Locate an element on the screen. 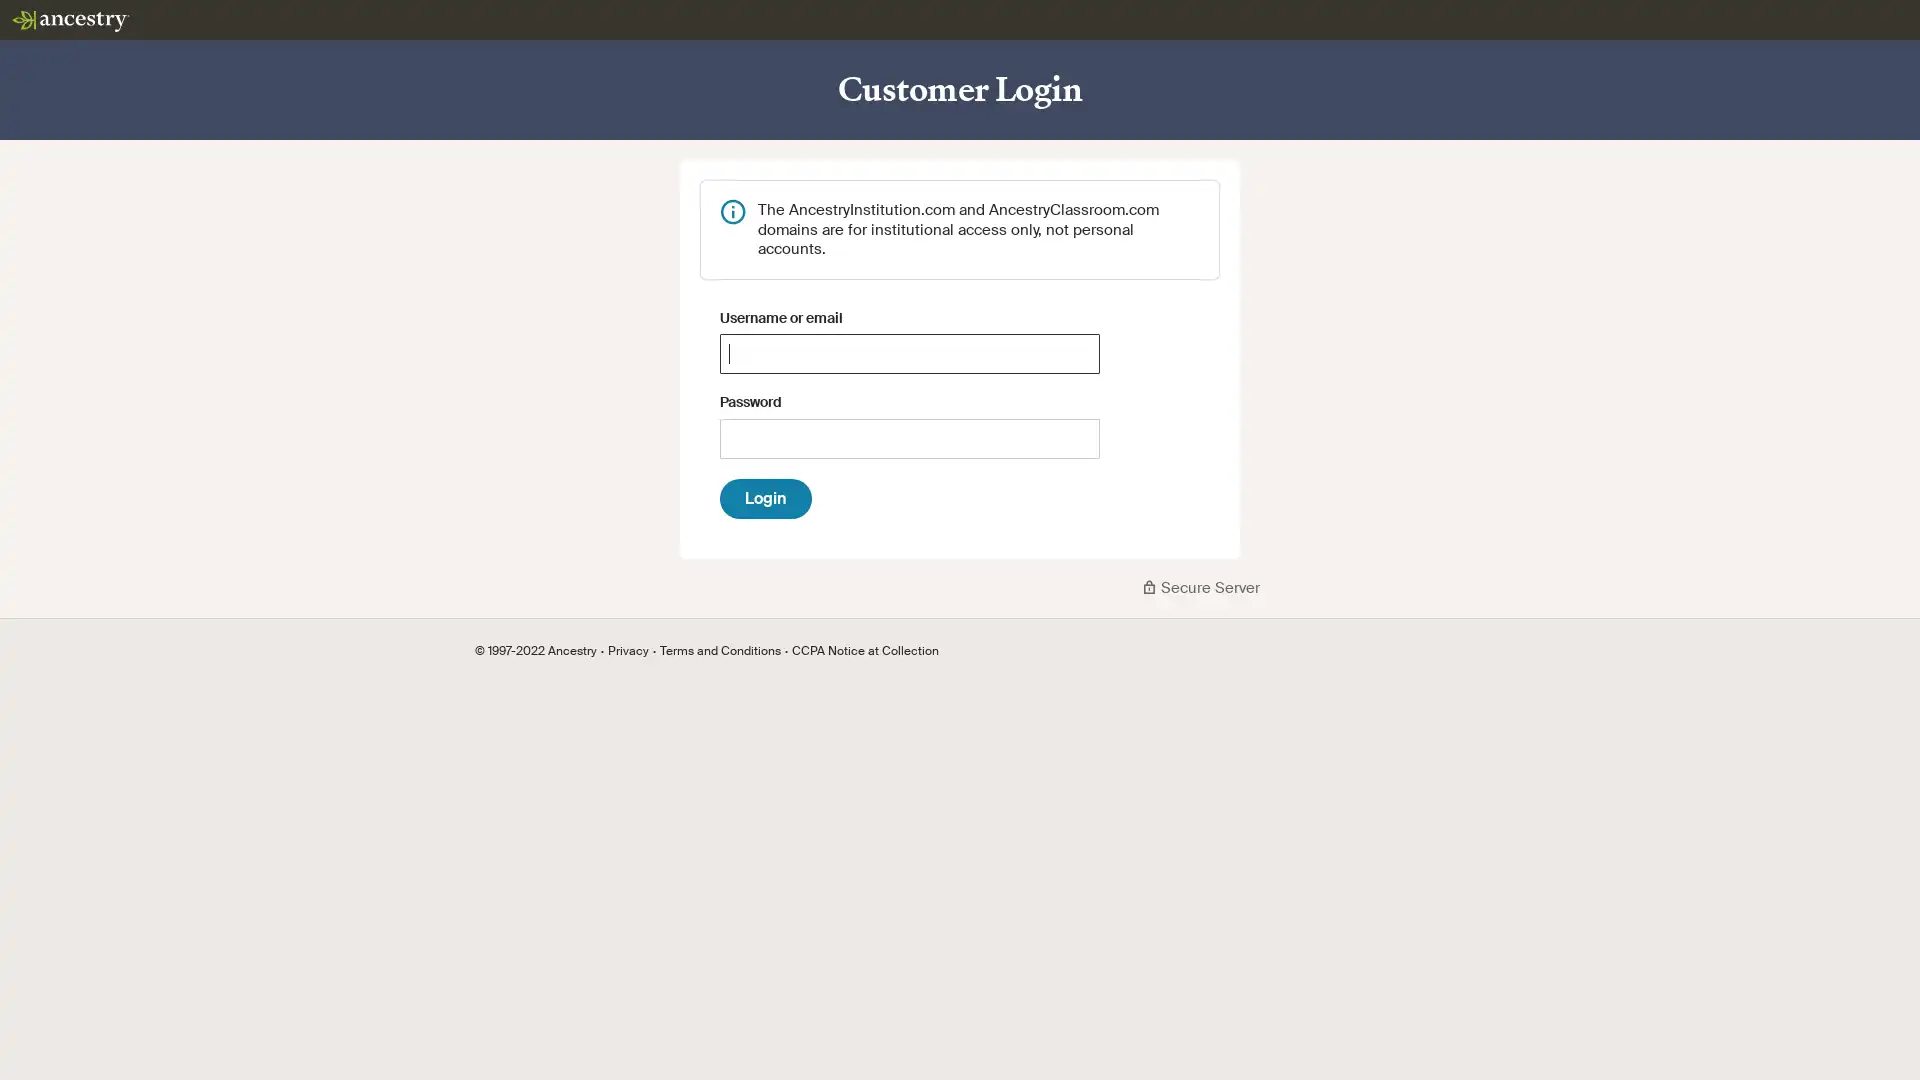 The width and height of the screenshot is (1920, 1080). Login is located at coordinates (765, 496).